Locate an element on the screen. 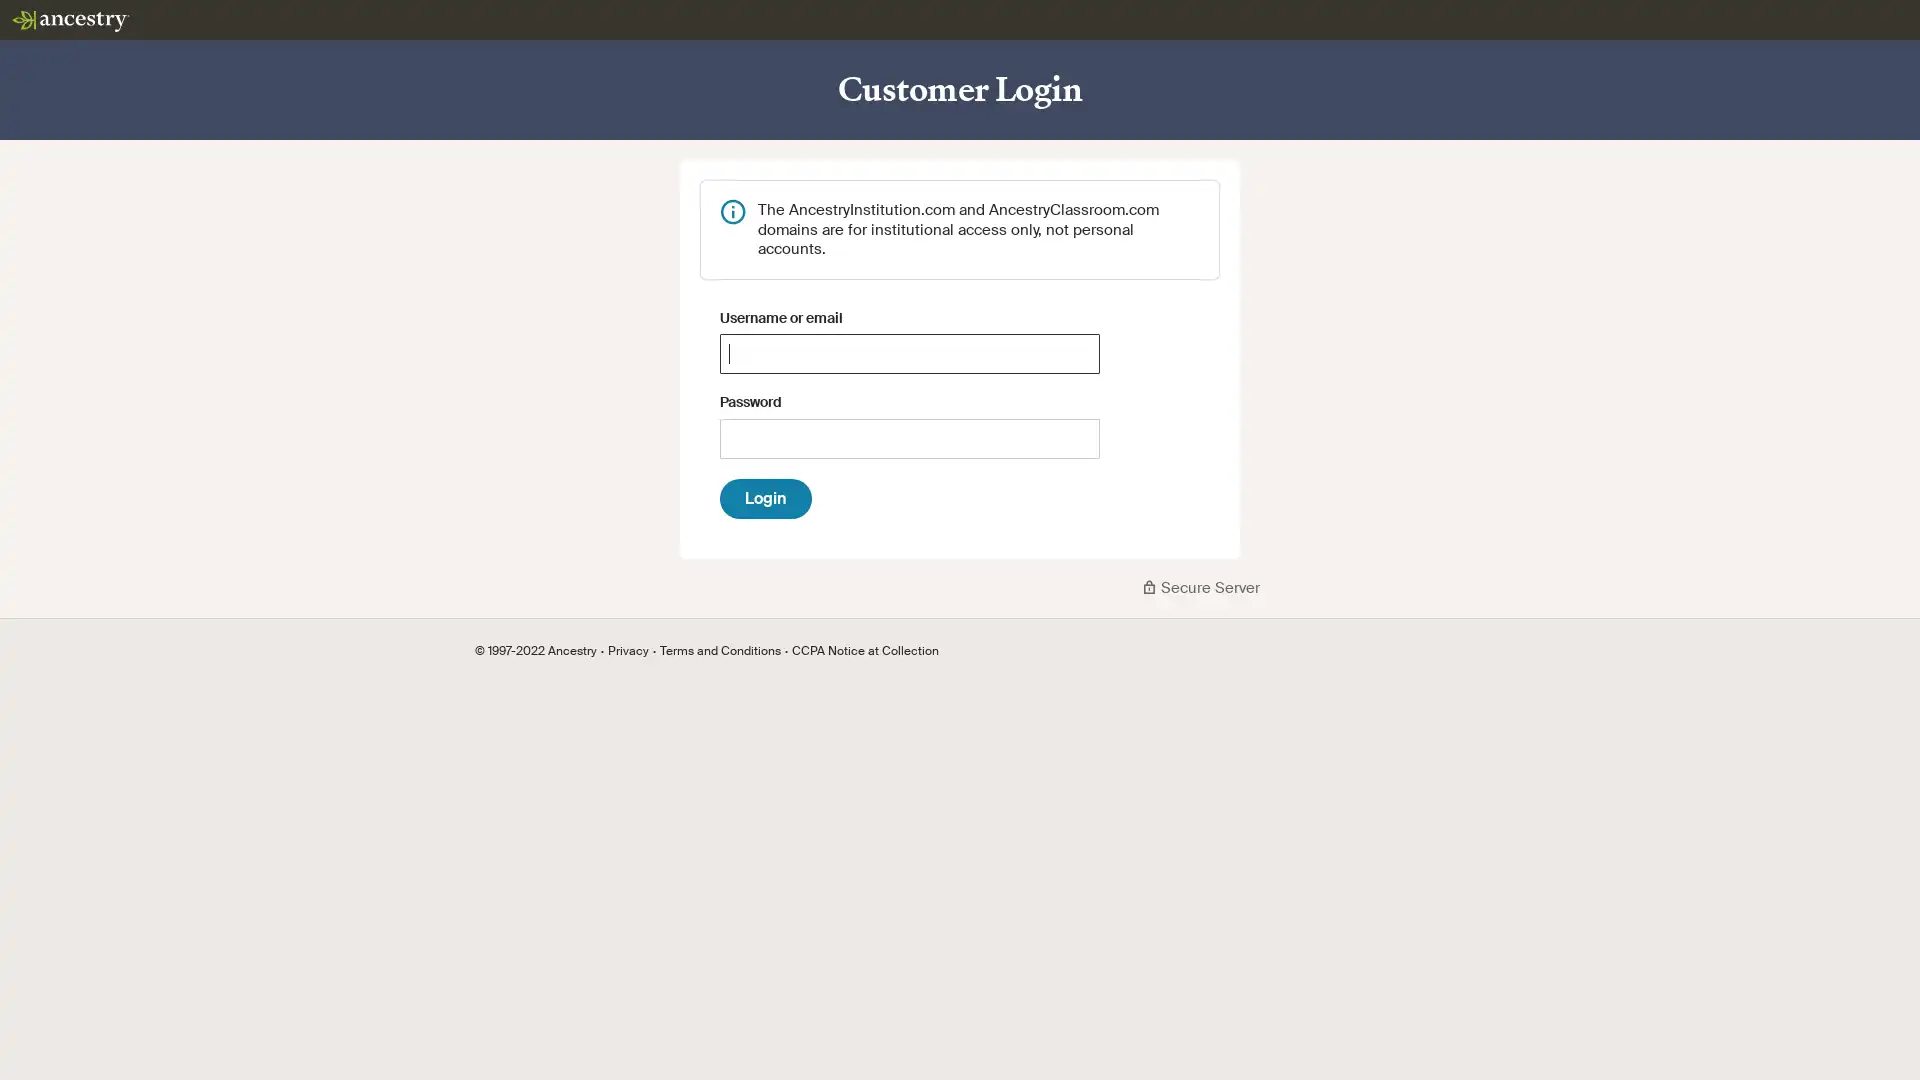 The width and height of the screenshot is (1920, 1080). Login is located at coordinates (765, 496).